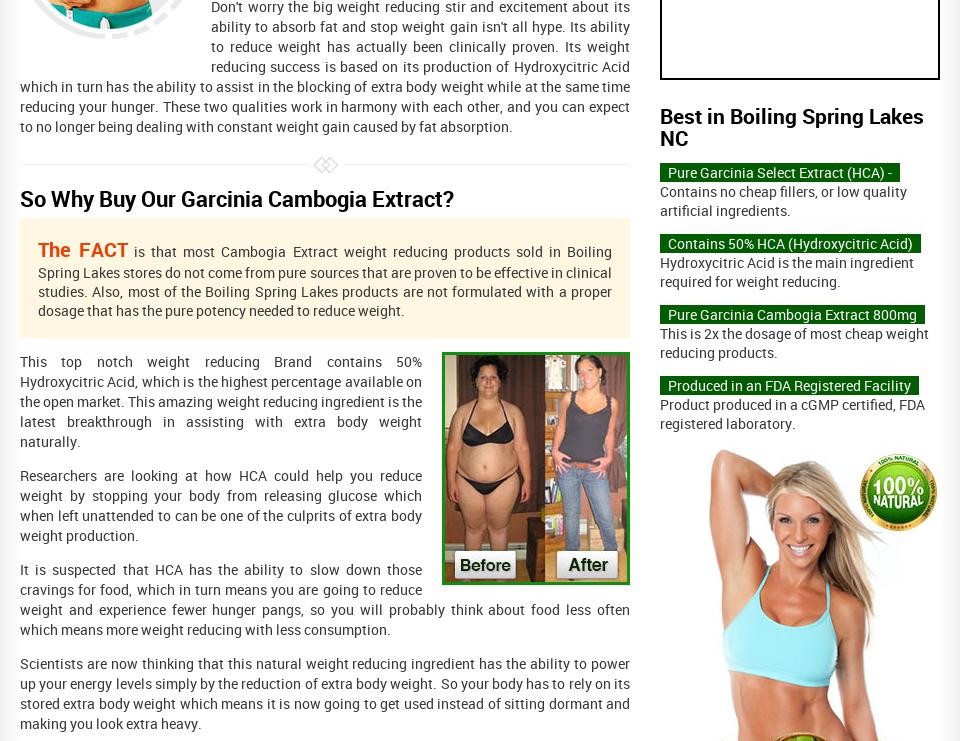 The height and width of the screenshot is (741, 960). What do you see at coordinates (787, 272) in the screenshot?
I see `'Hydroxycitric Acid is the main ingredient required for weight reducing.'` at bounding box center [787, 272].